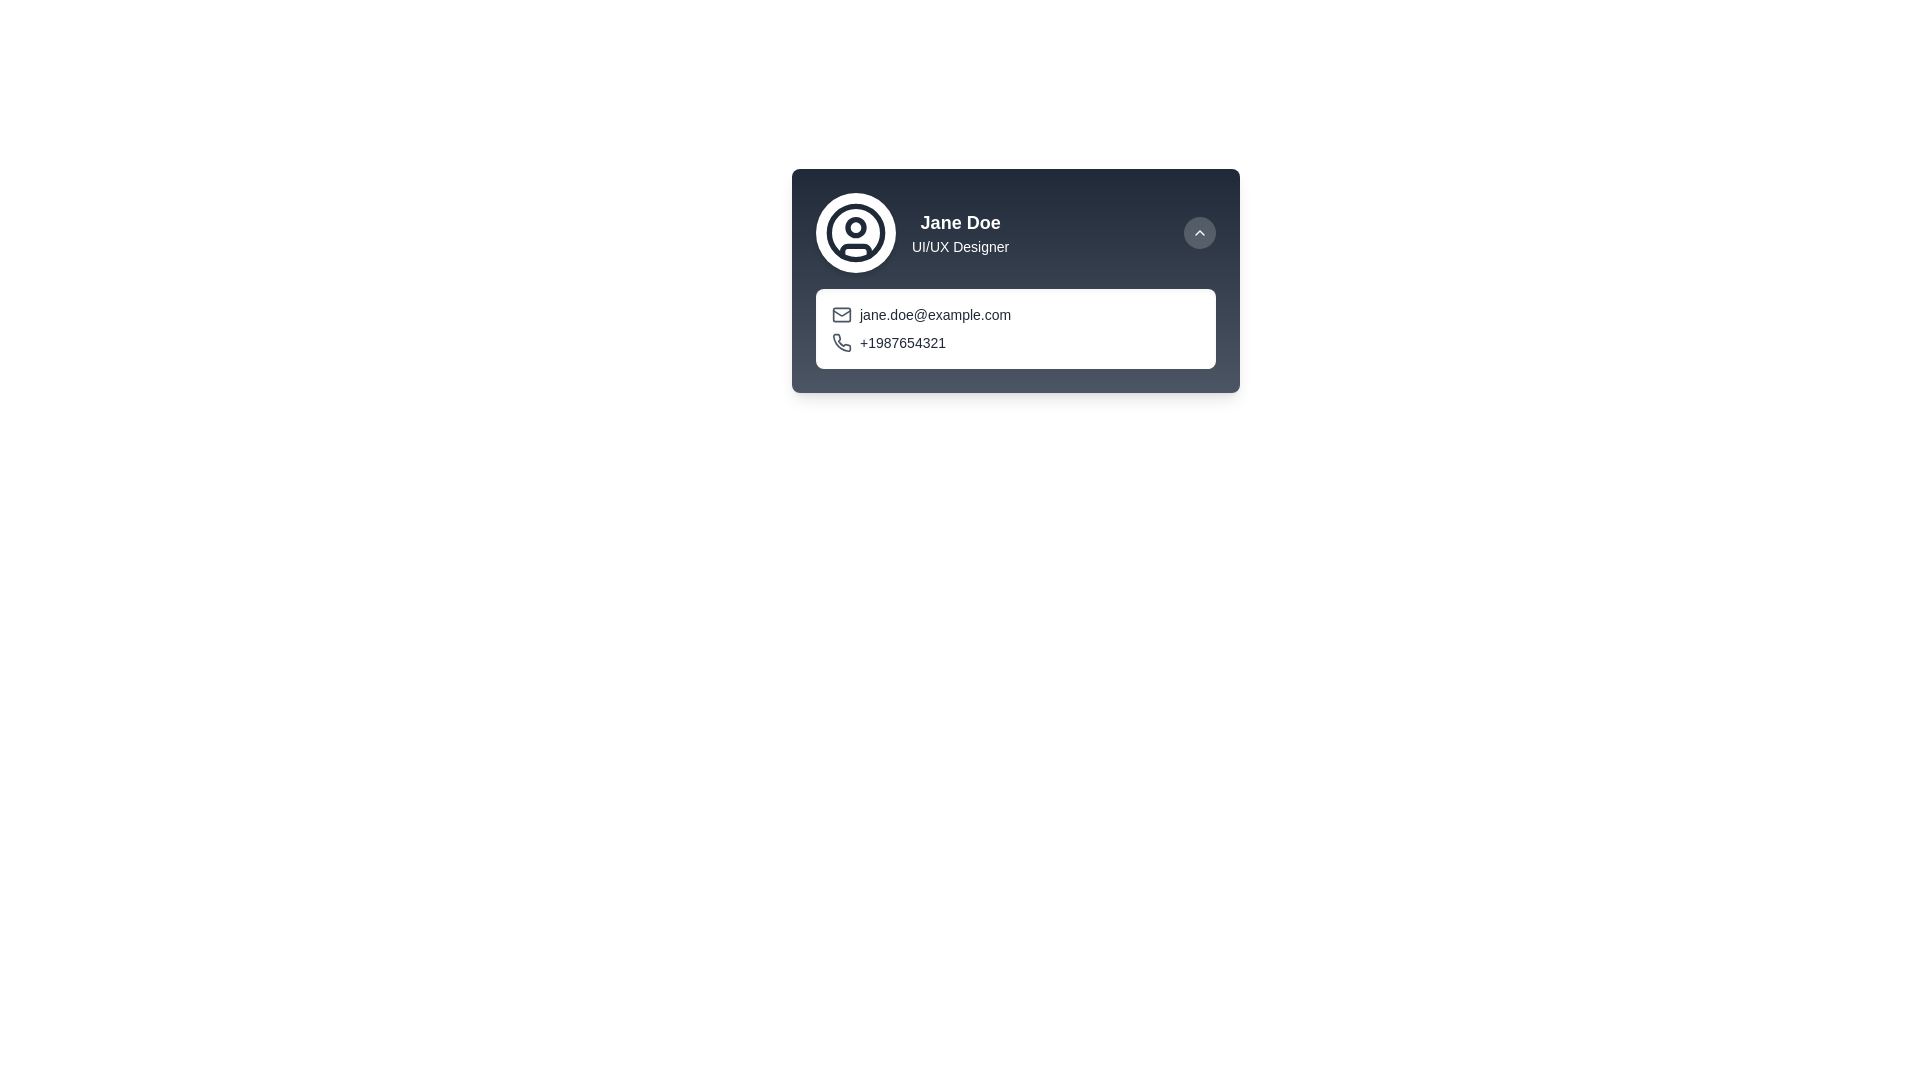 The width and height of the screenshot is (1920, 1080). Describe the element at coordinates (960, 245) in the screenshot. I see `the 'UI/UX Designer' text label, which is styled in white against a dark background and positioned below 'Jane Doe' in the card-like UI` at that location.